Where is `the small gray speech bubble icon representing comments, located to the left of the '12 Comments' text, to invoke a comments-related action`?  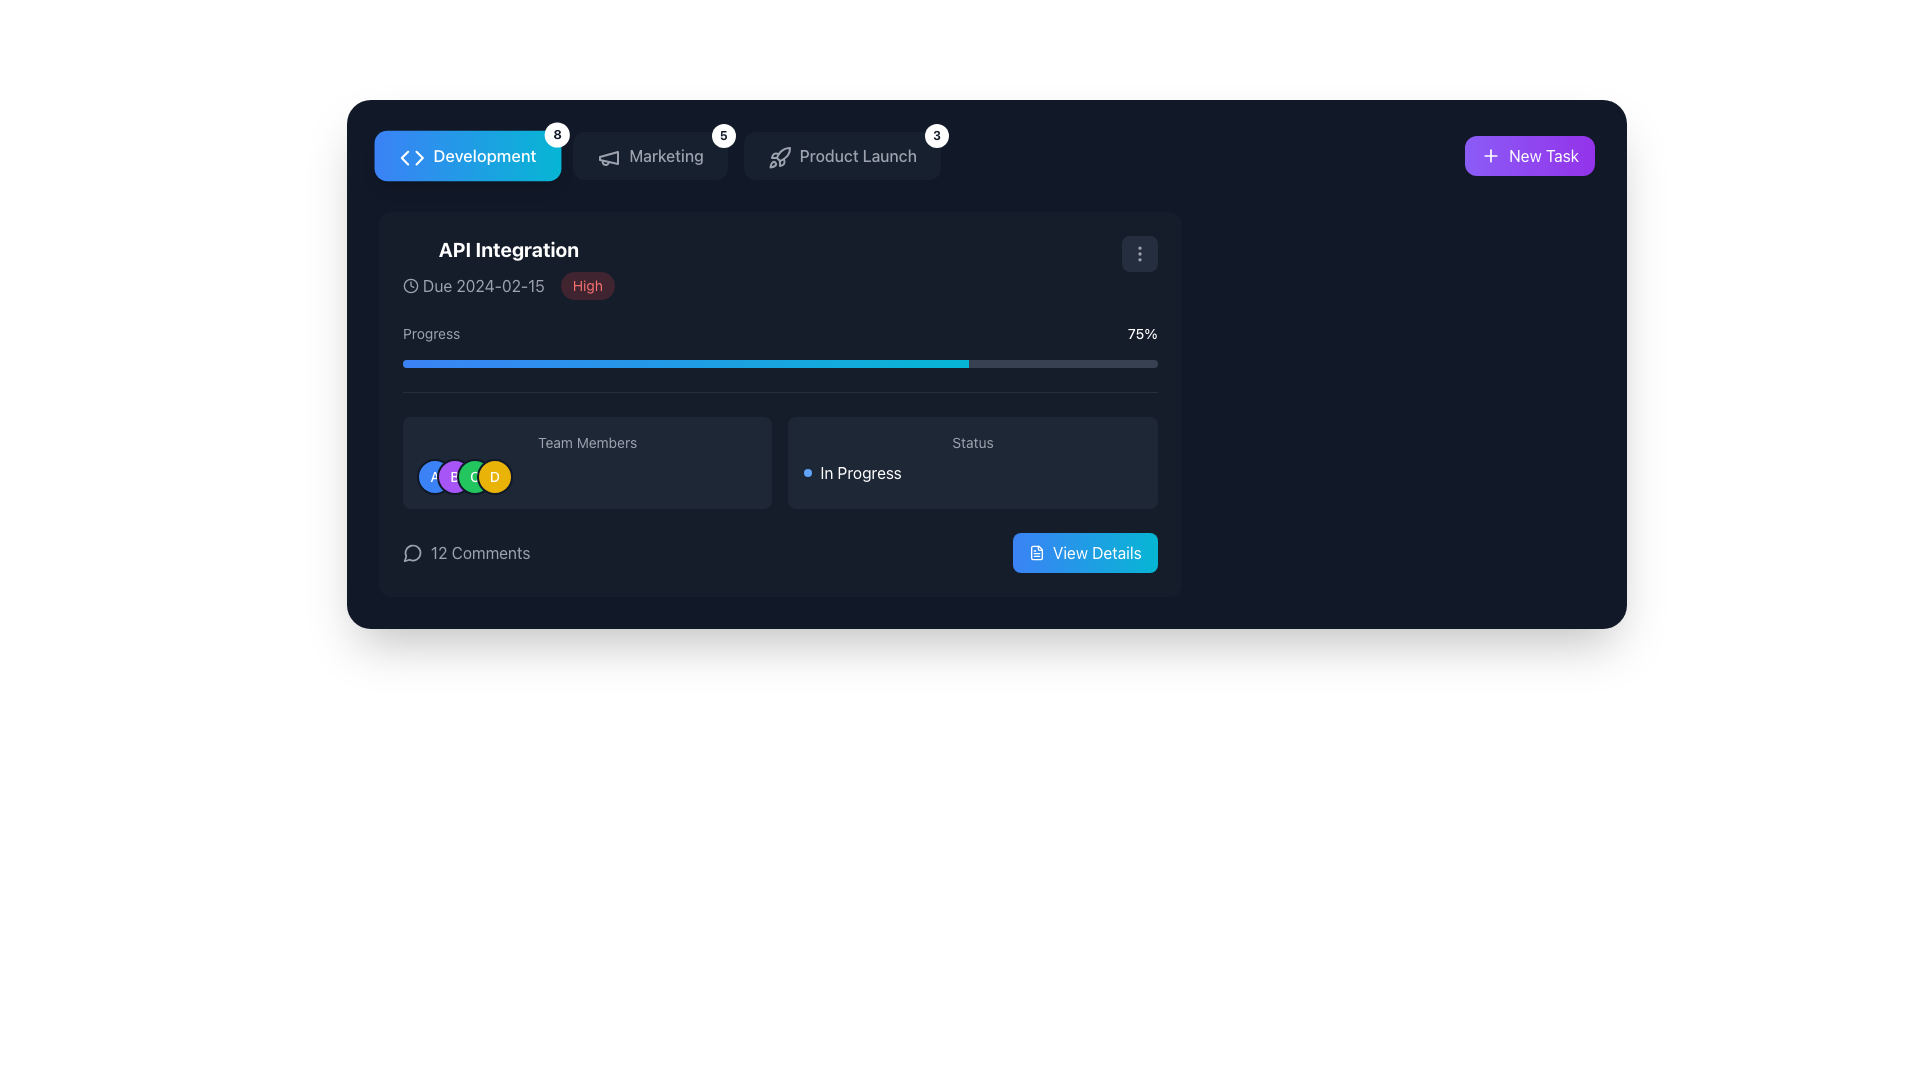 the small gray speech bubble icon representing comments, located to the left of the '12 Comments' text, to invoke a comments-related action is located at coordinates (411, 552).